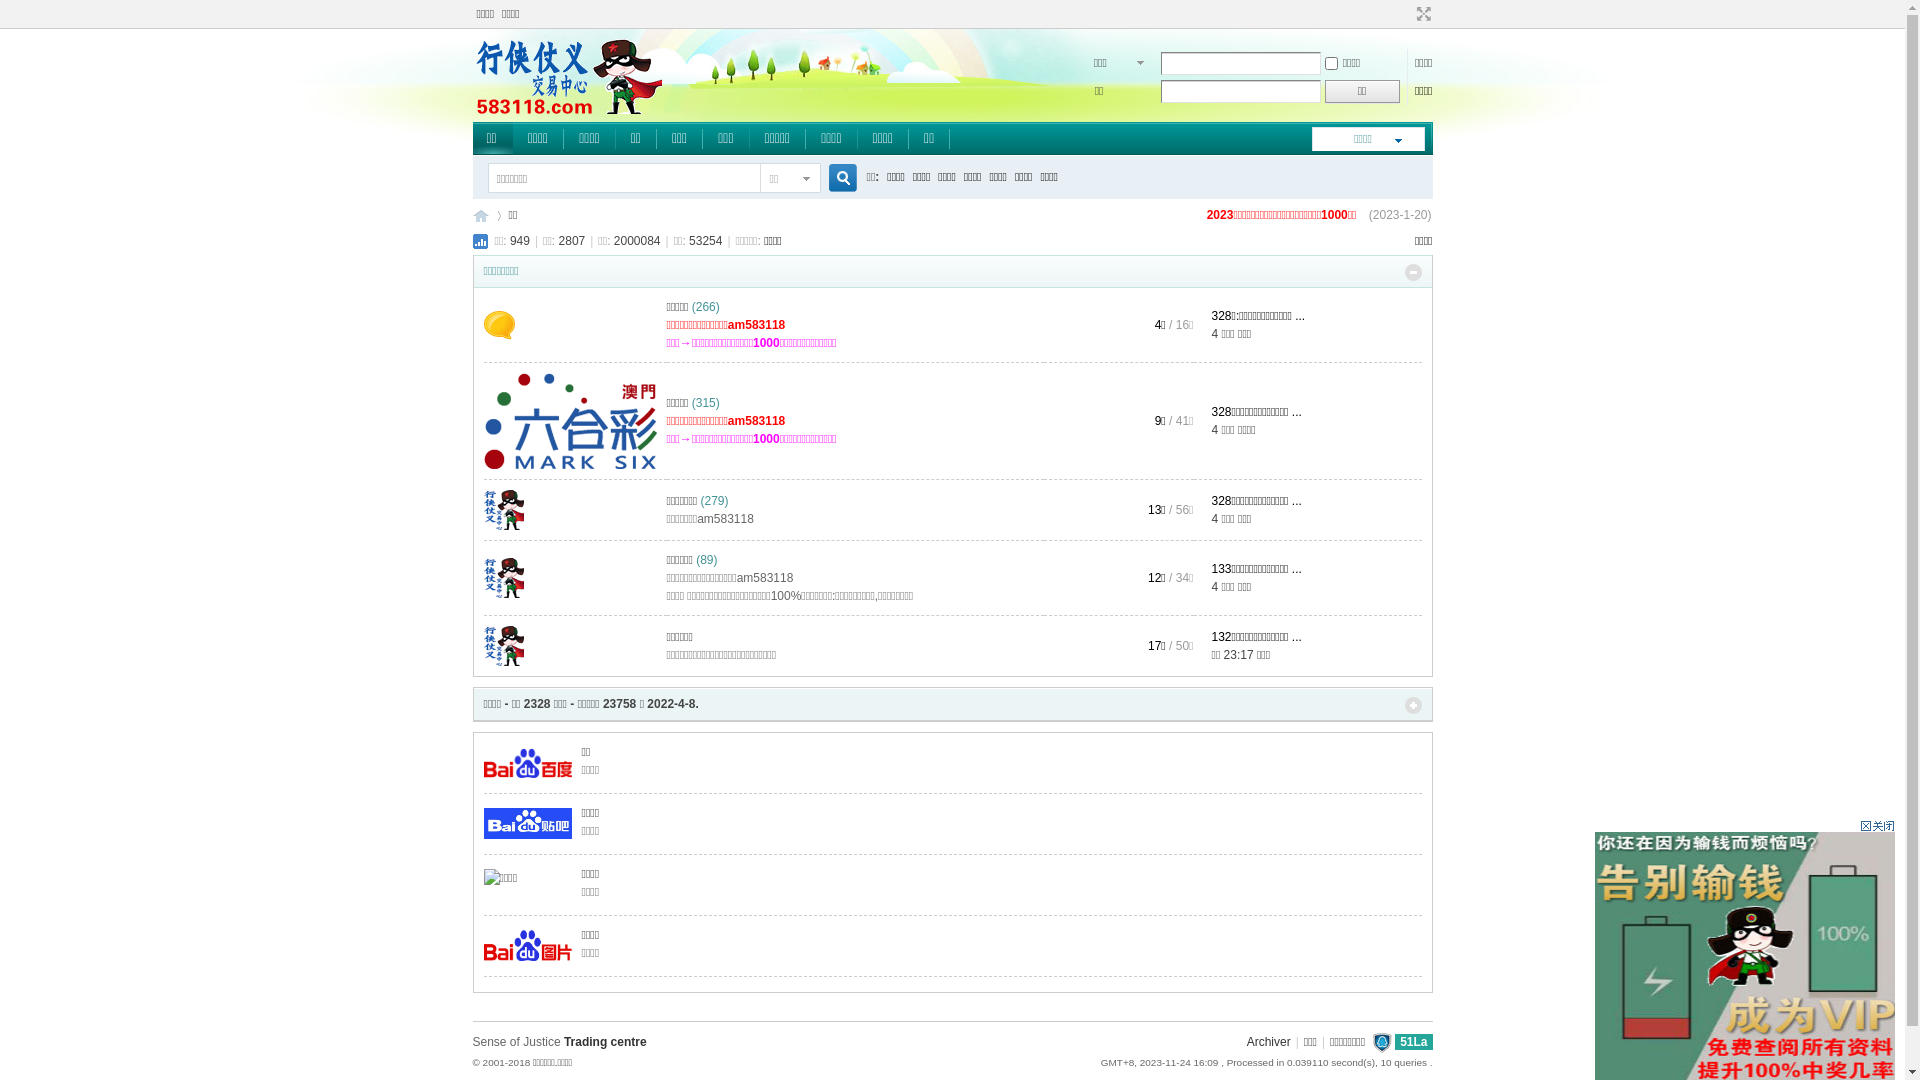 This screenshot has height=1080, width=1920. What do you see at coordinates (1412, 1040) in the screenshot?
I see `'51La'` at bounding box center [1412, 1040].